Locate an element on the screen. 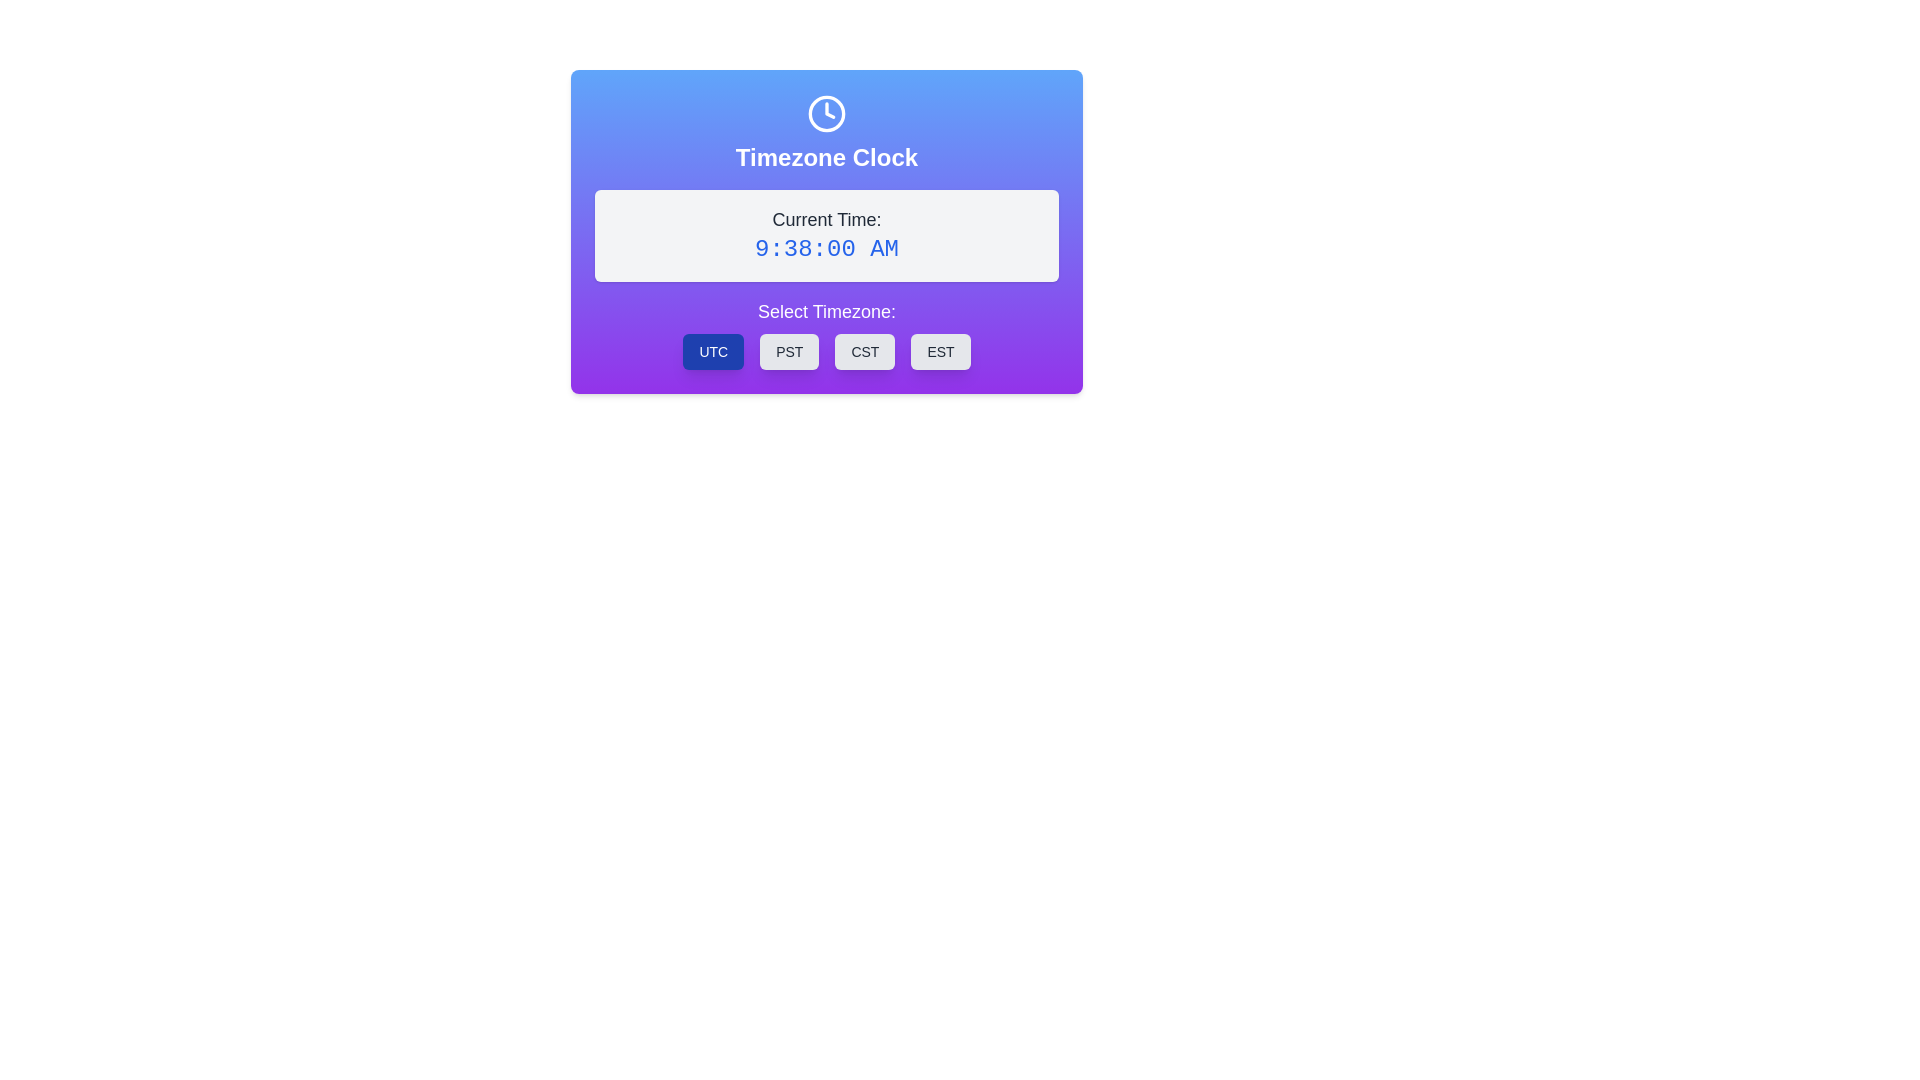 This screenshot has height=1080, width=1920. the 'UTC' button is located at coordinates (713, 350).